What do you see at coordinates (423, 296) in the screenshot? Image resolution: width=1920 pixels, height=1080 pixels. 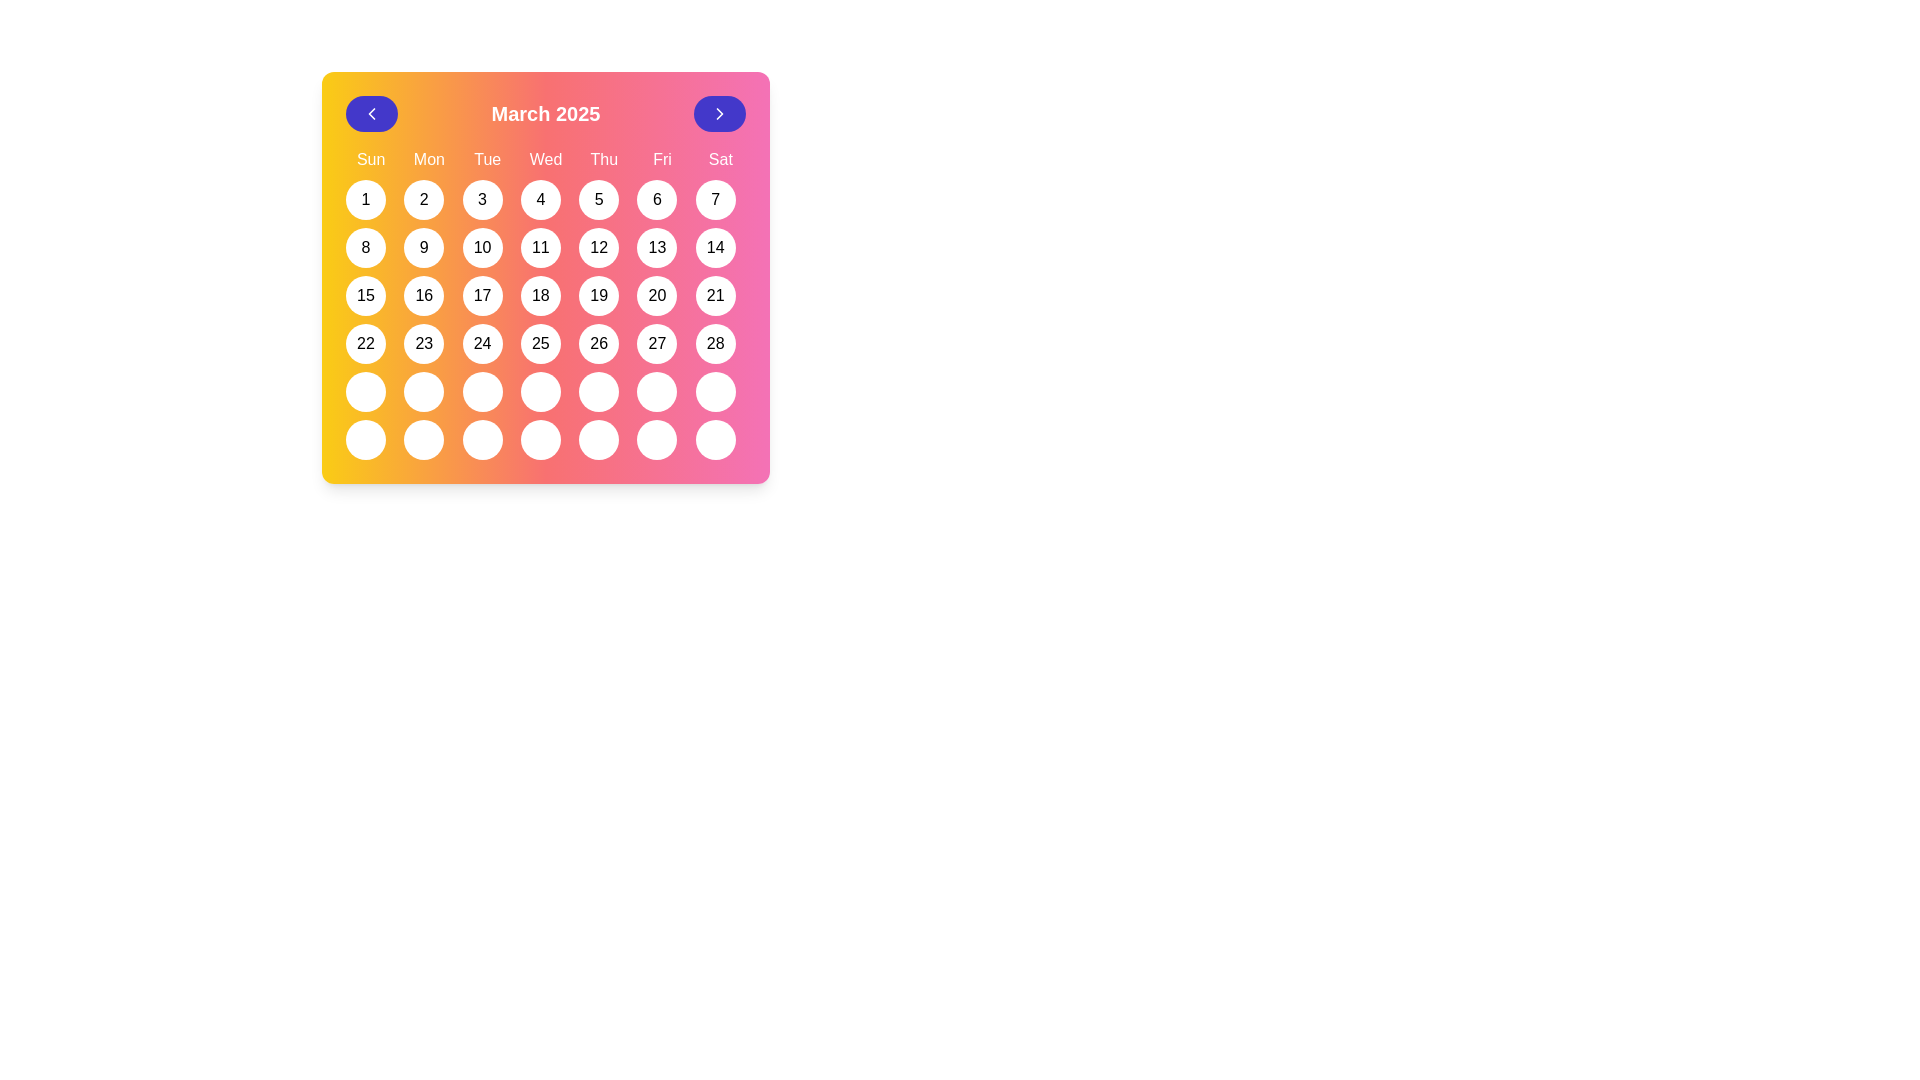 I see `the circular button labeled '16' in the calendar grid under the 'Sun' column` at bounding box center [423, 296].